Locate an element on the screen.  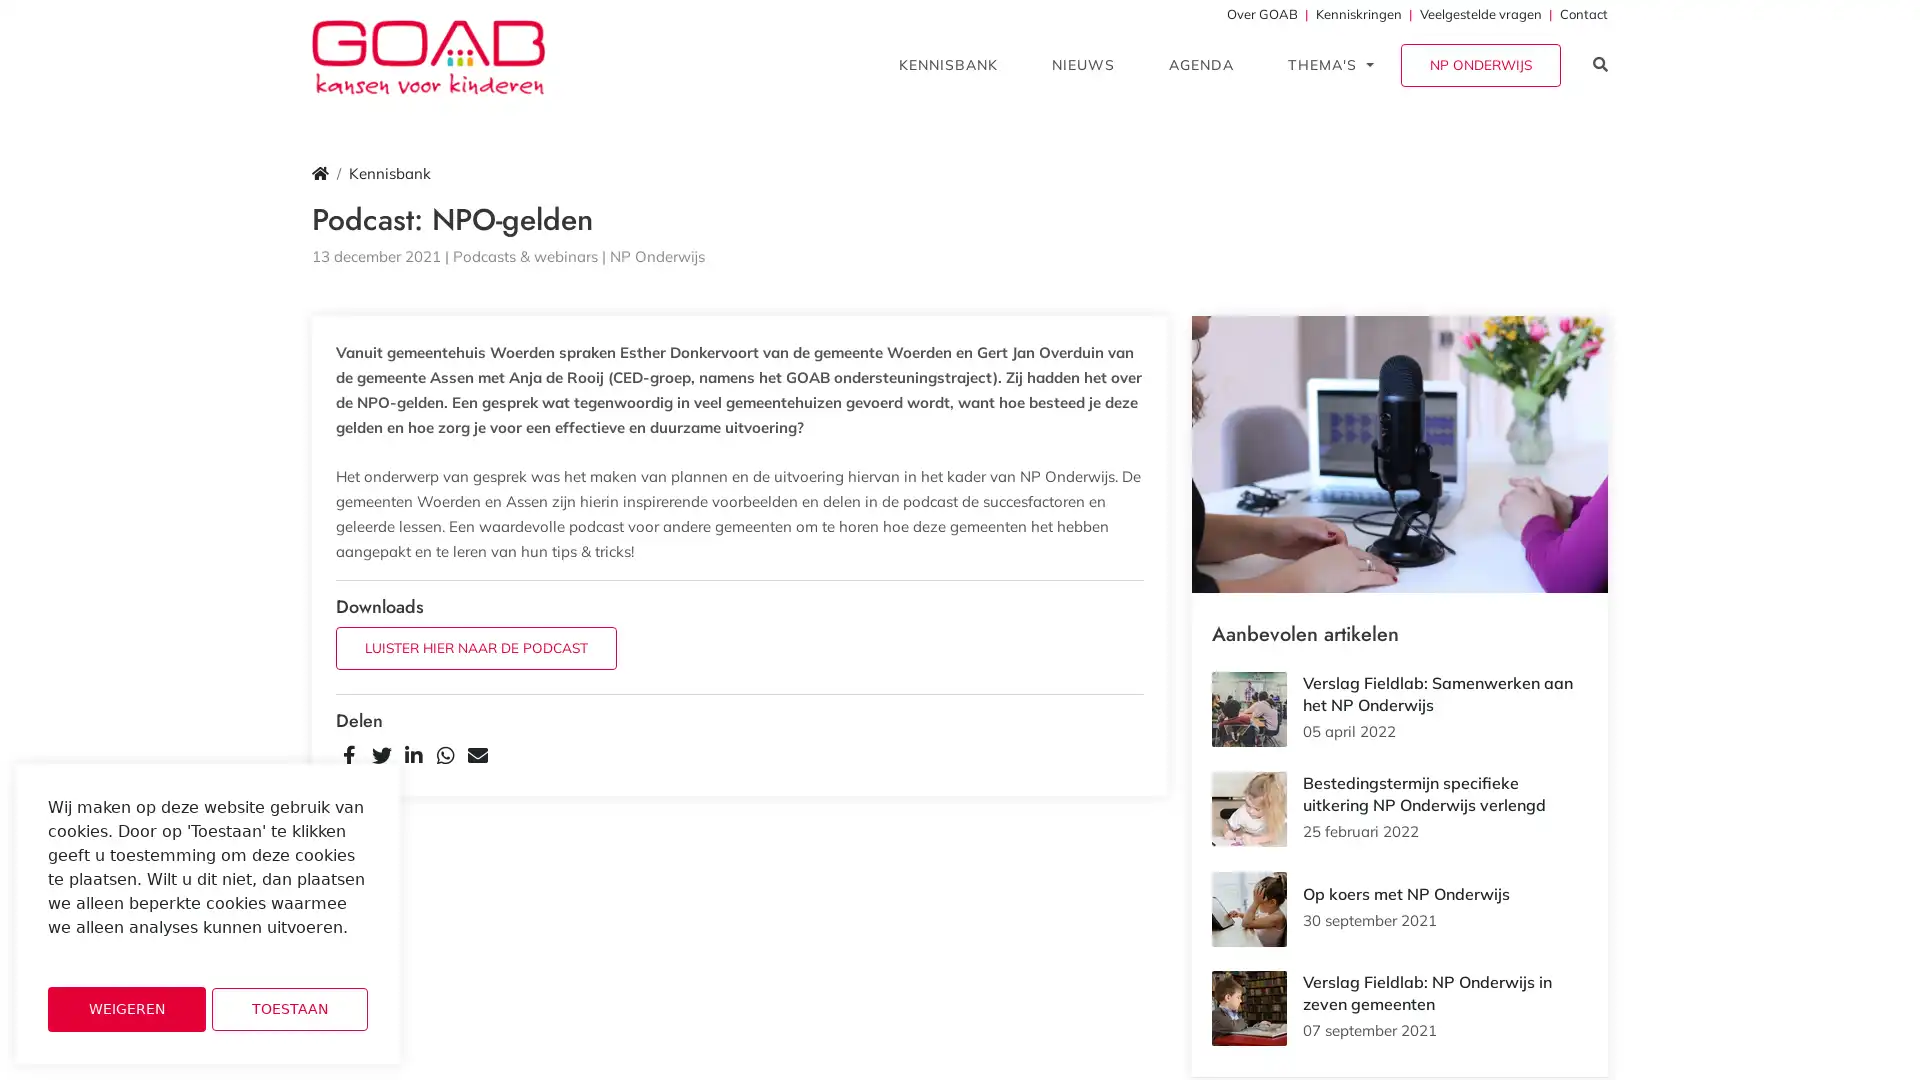
learn more about cookies is located at coordinates (100, 954).